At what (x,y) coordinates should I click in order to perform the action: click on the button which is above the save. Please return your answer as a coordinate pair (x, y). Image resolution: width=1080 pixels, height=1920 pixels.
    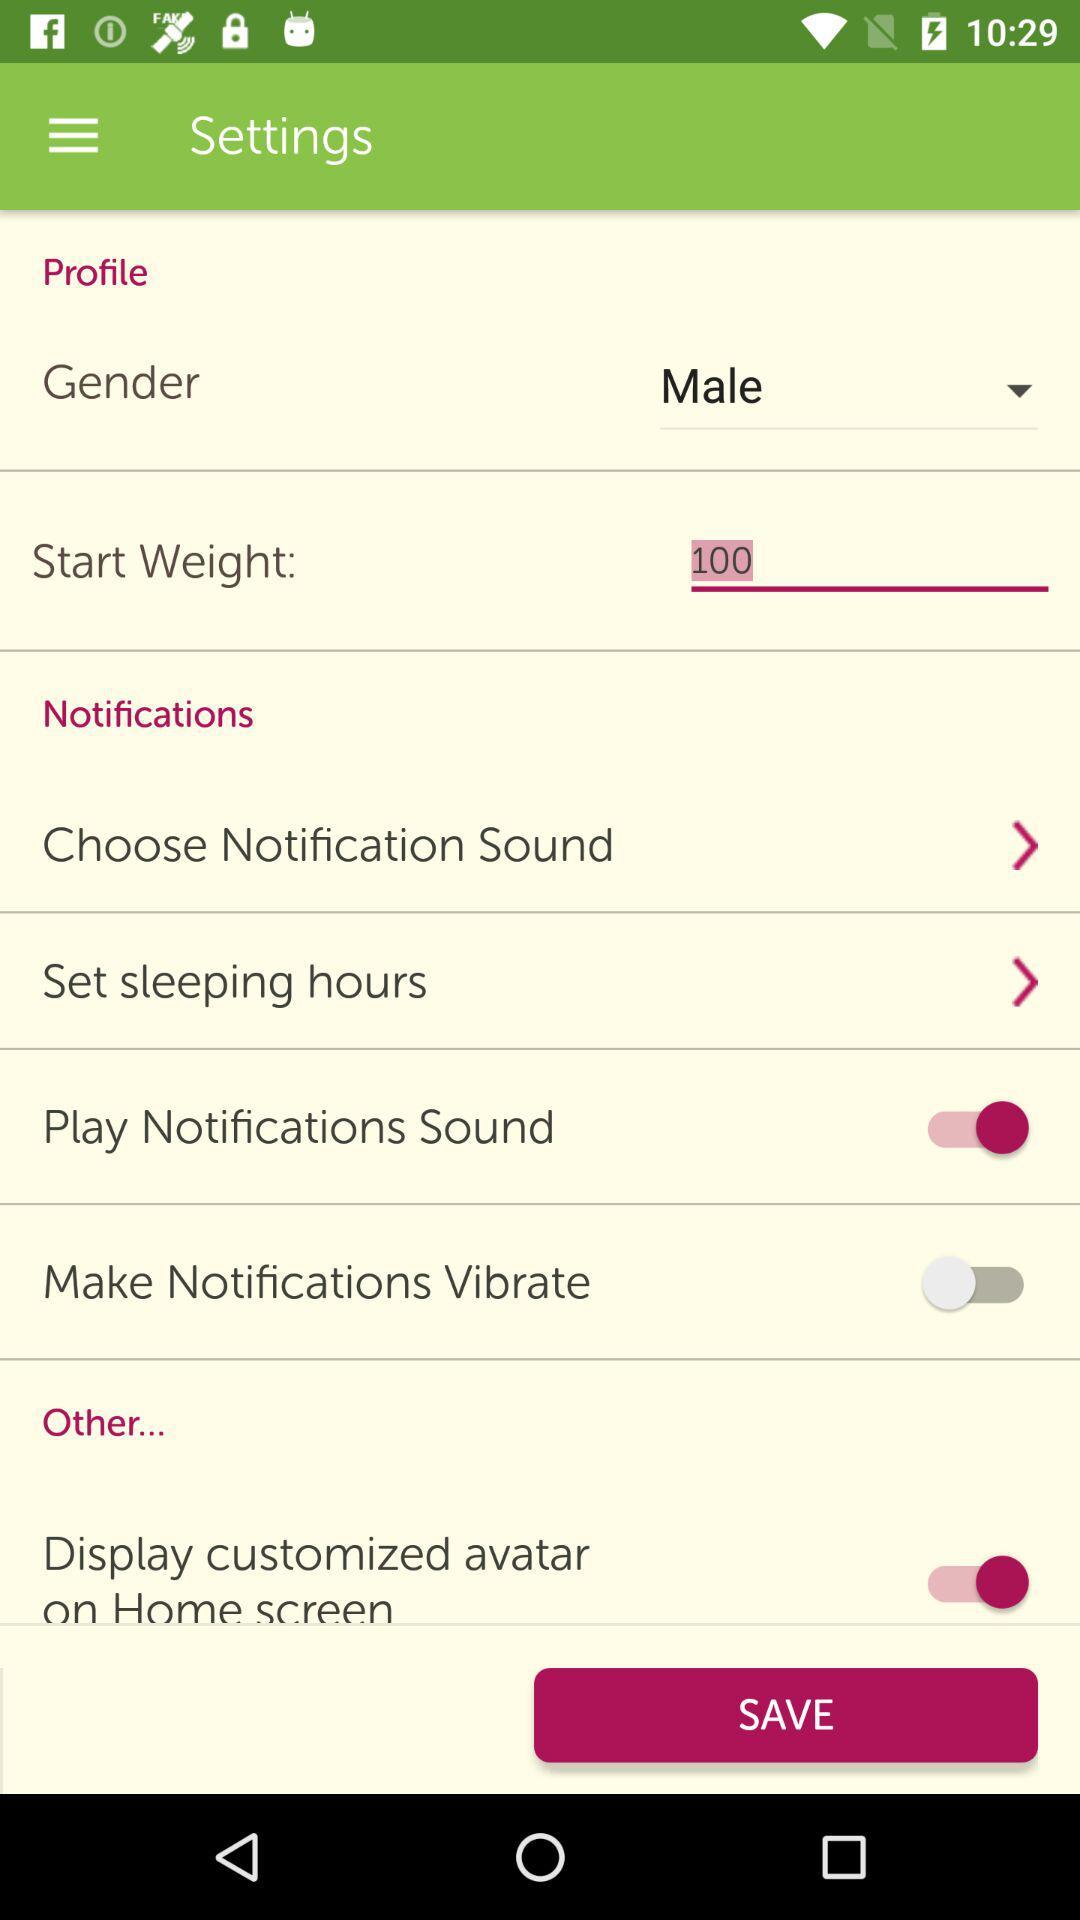
    Looking at the image, I should click on (974, 1581).